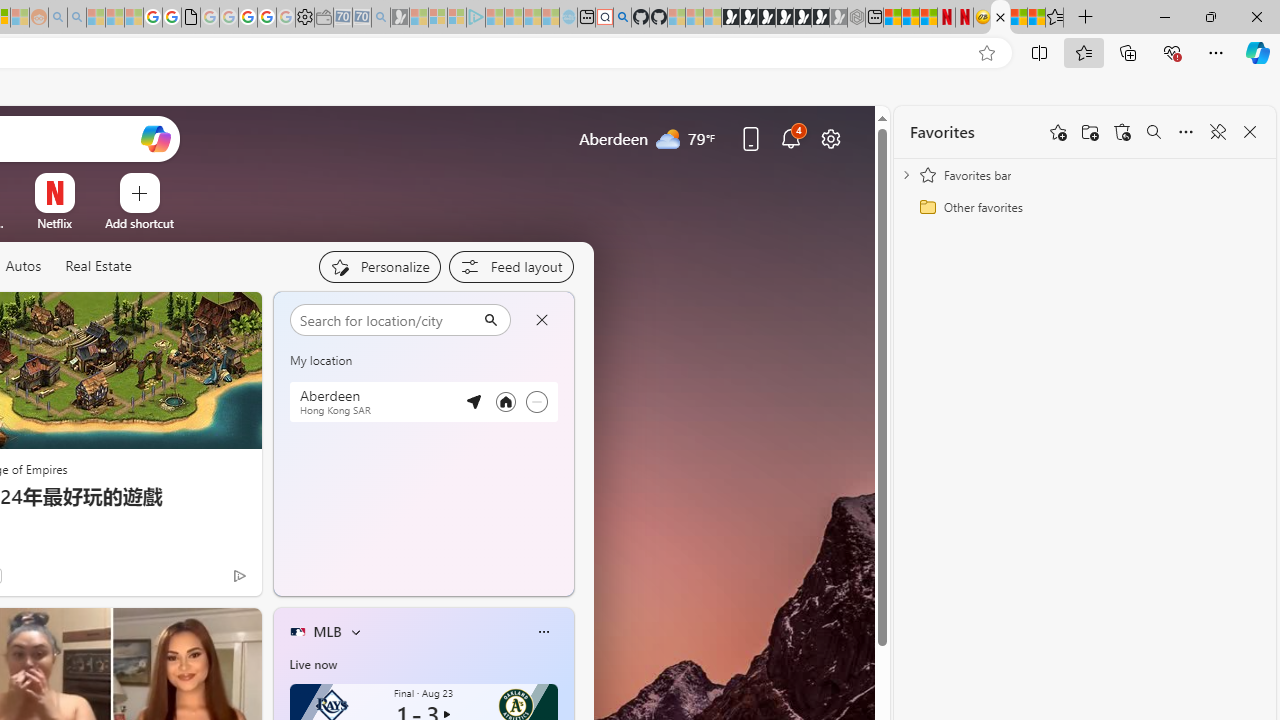 The image size is (1280, 720). Describe the element at coordinates (1088, 132) in the screenshot. I see `'Add folder'` at that location.